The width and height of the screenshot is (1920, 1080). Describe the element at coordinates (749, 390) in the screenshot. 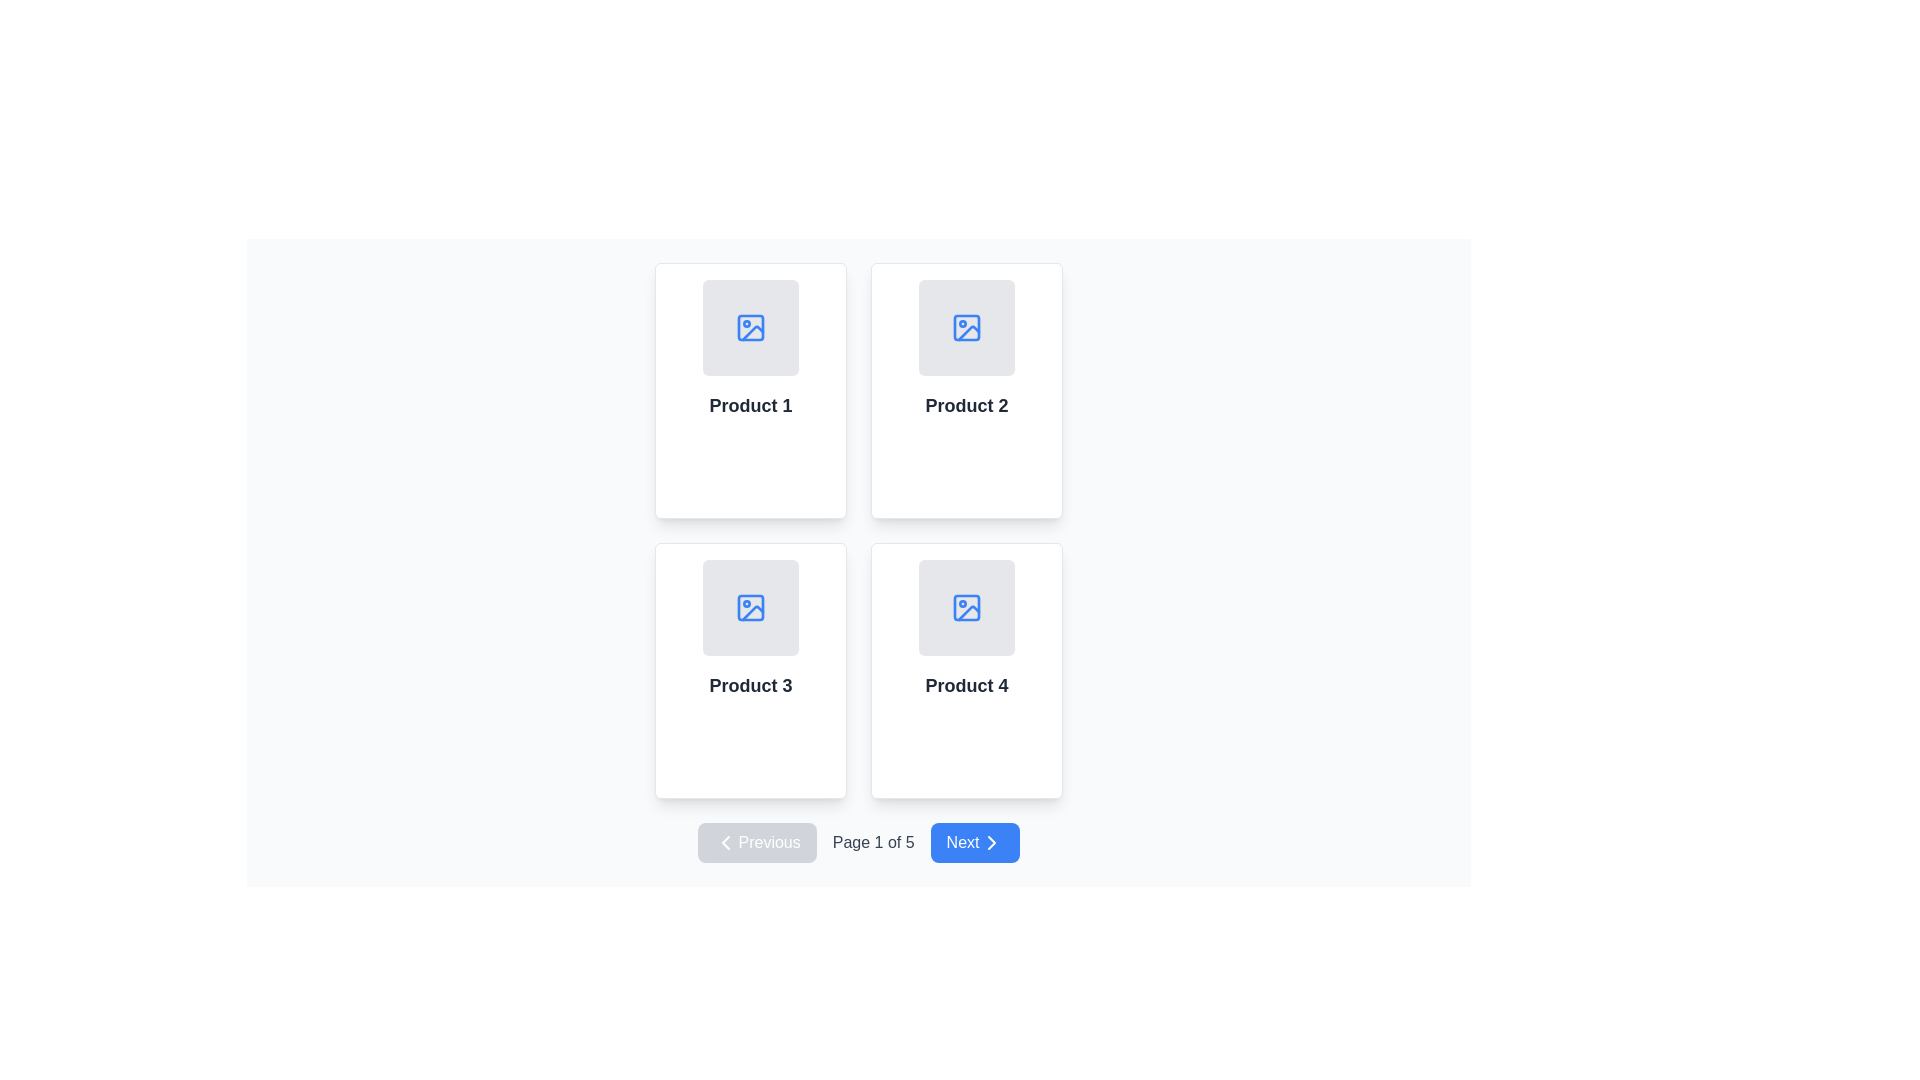

I see `the Product card element located in the top-left corner of the grid, which displays the bold text 'Product 1'` at that location.